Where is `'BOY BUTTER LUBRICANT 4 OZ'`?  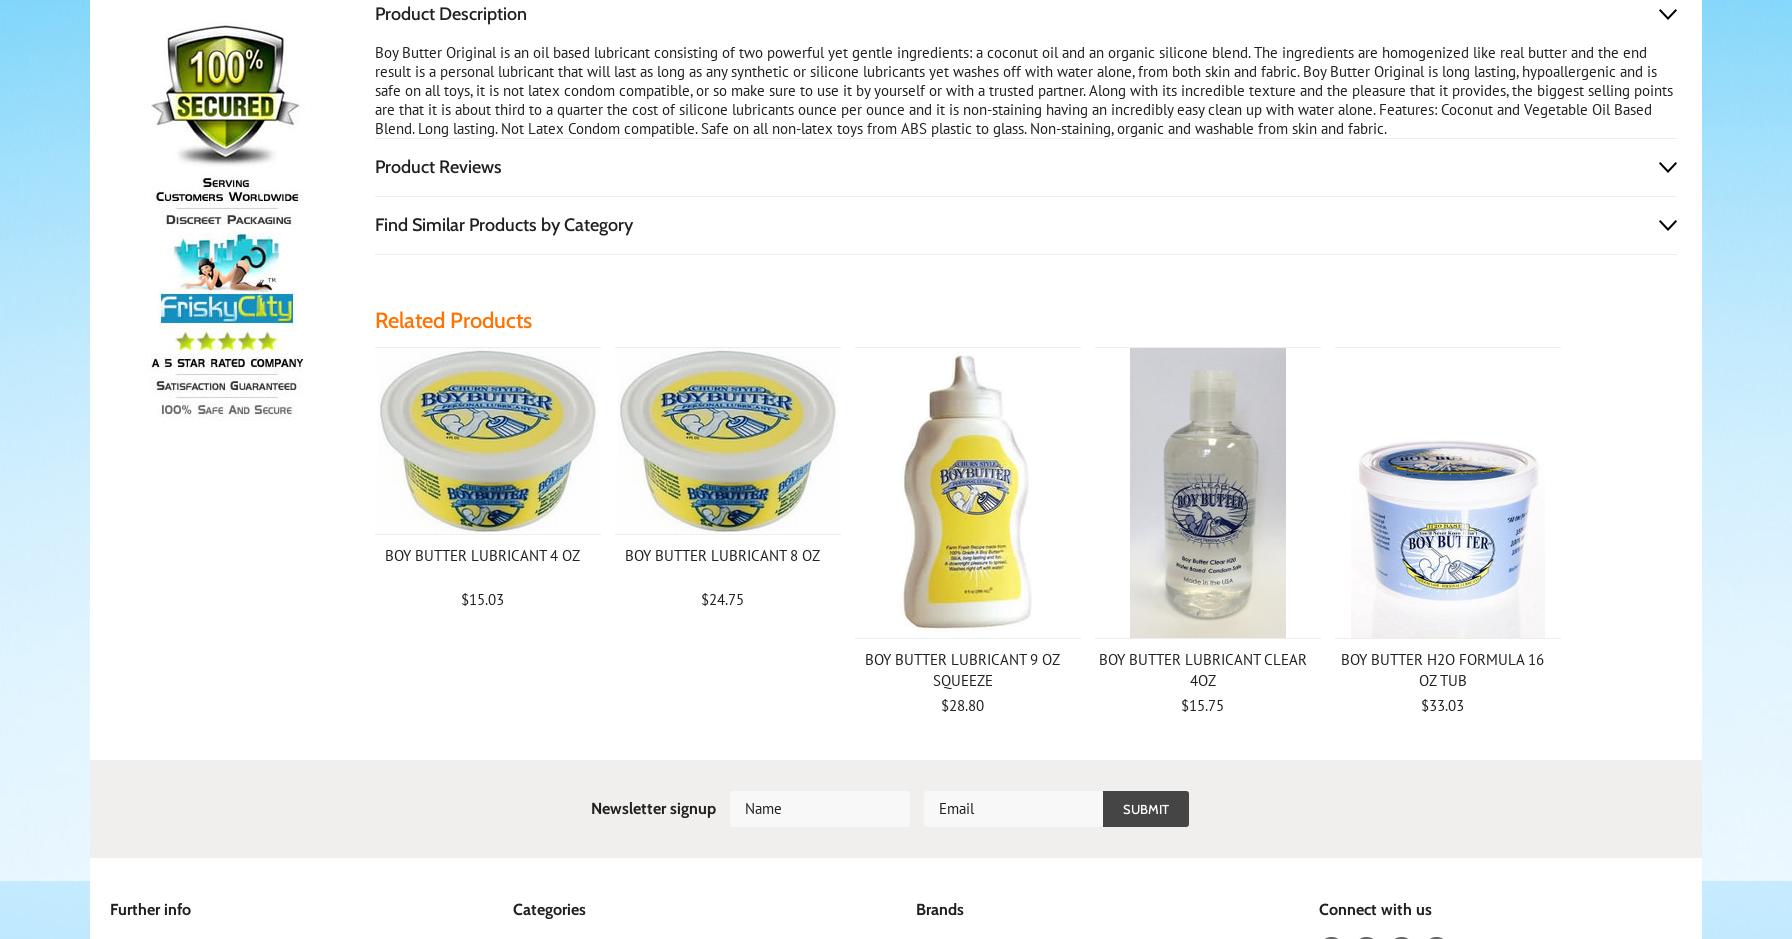 'BOY BUTTER LUBRICANT 4 OZ' is located at coordinates (482, 554).